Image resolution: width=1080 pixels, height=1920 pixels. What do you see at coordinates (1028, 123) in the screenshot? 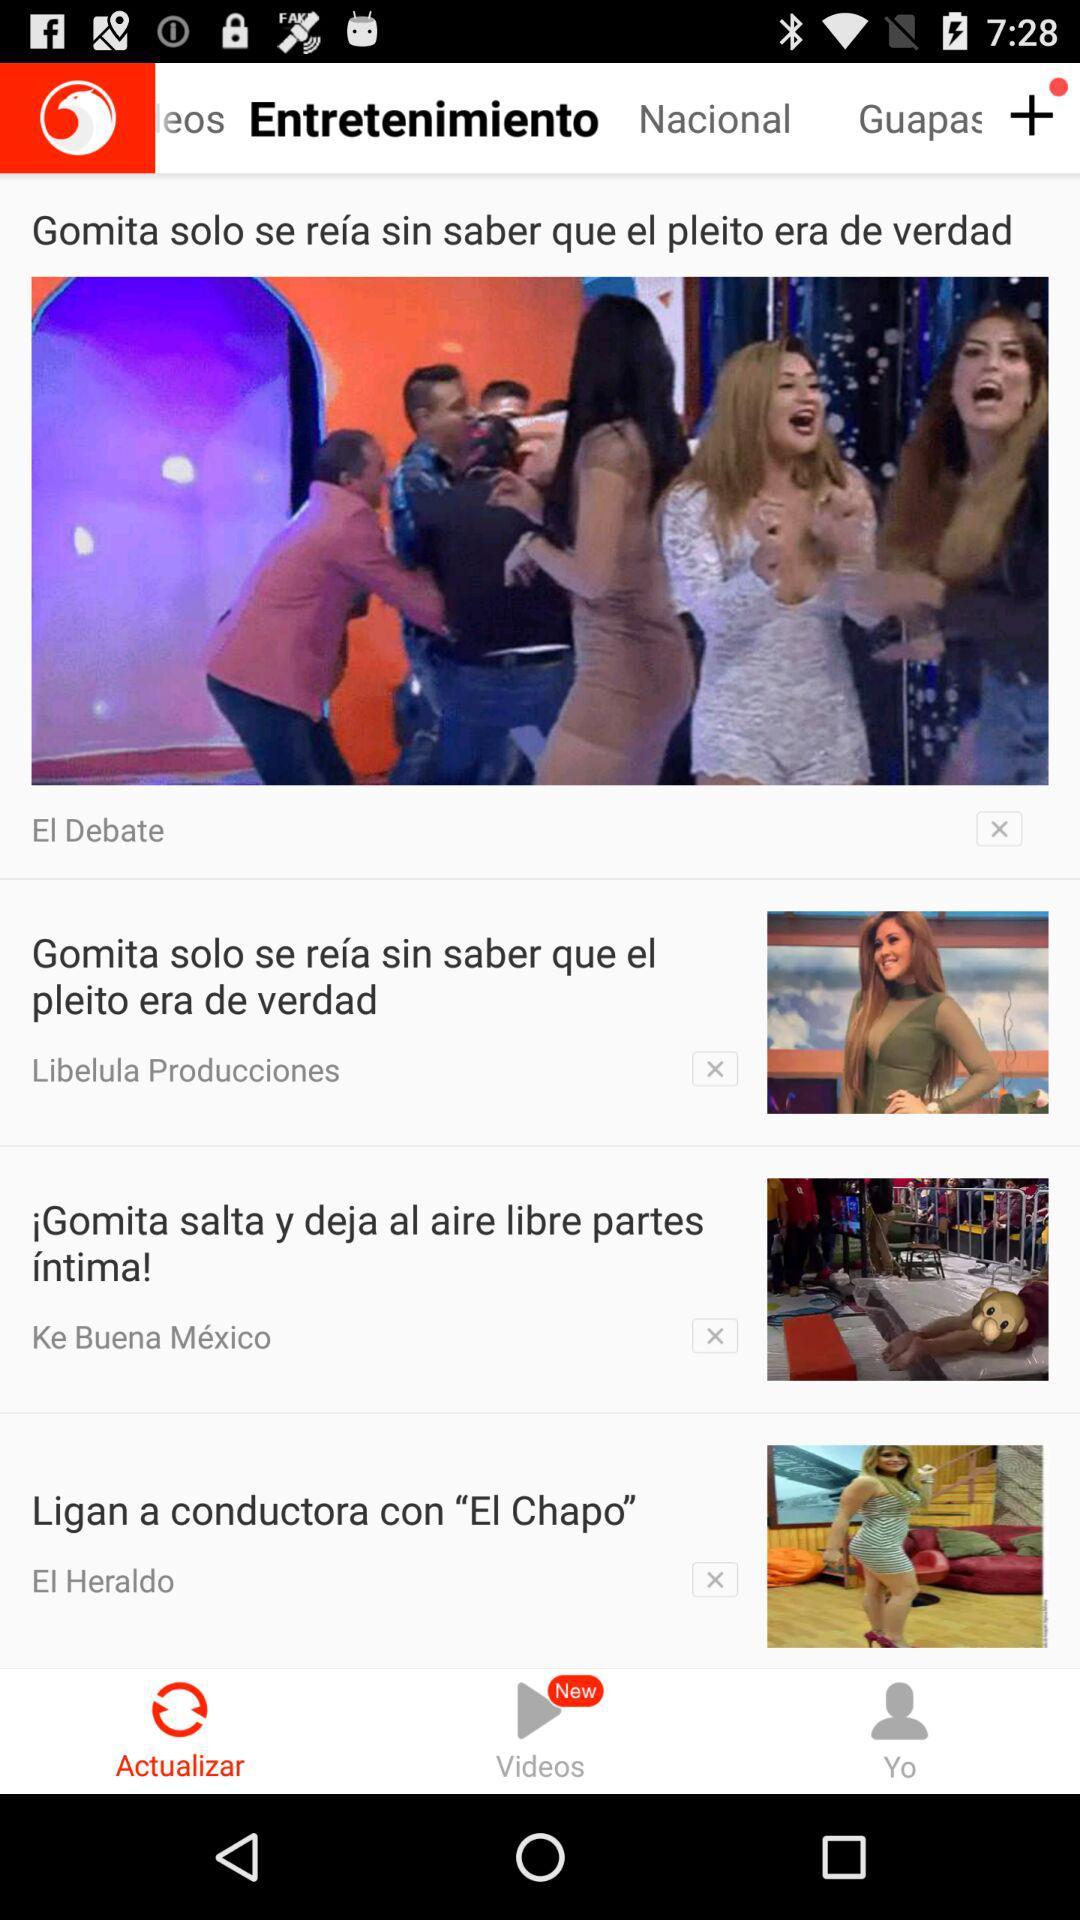
I see `the add icon` at bounding box center [1028, 123].